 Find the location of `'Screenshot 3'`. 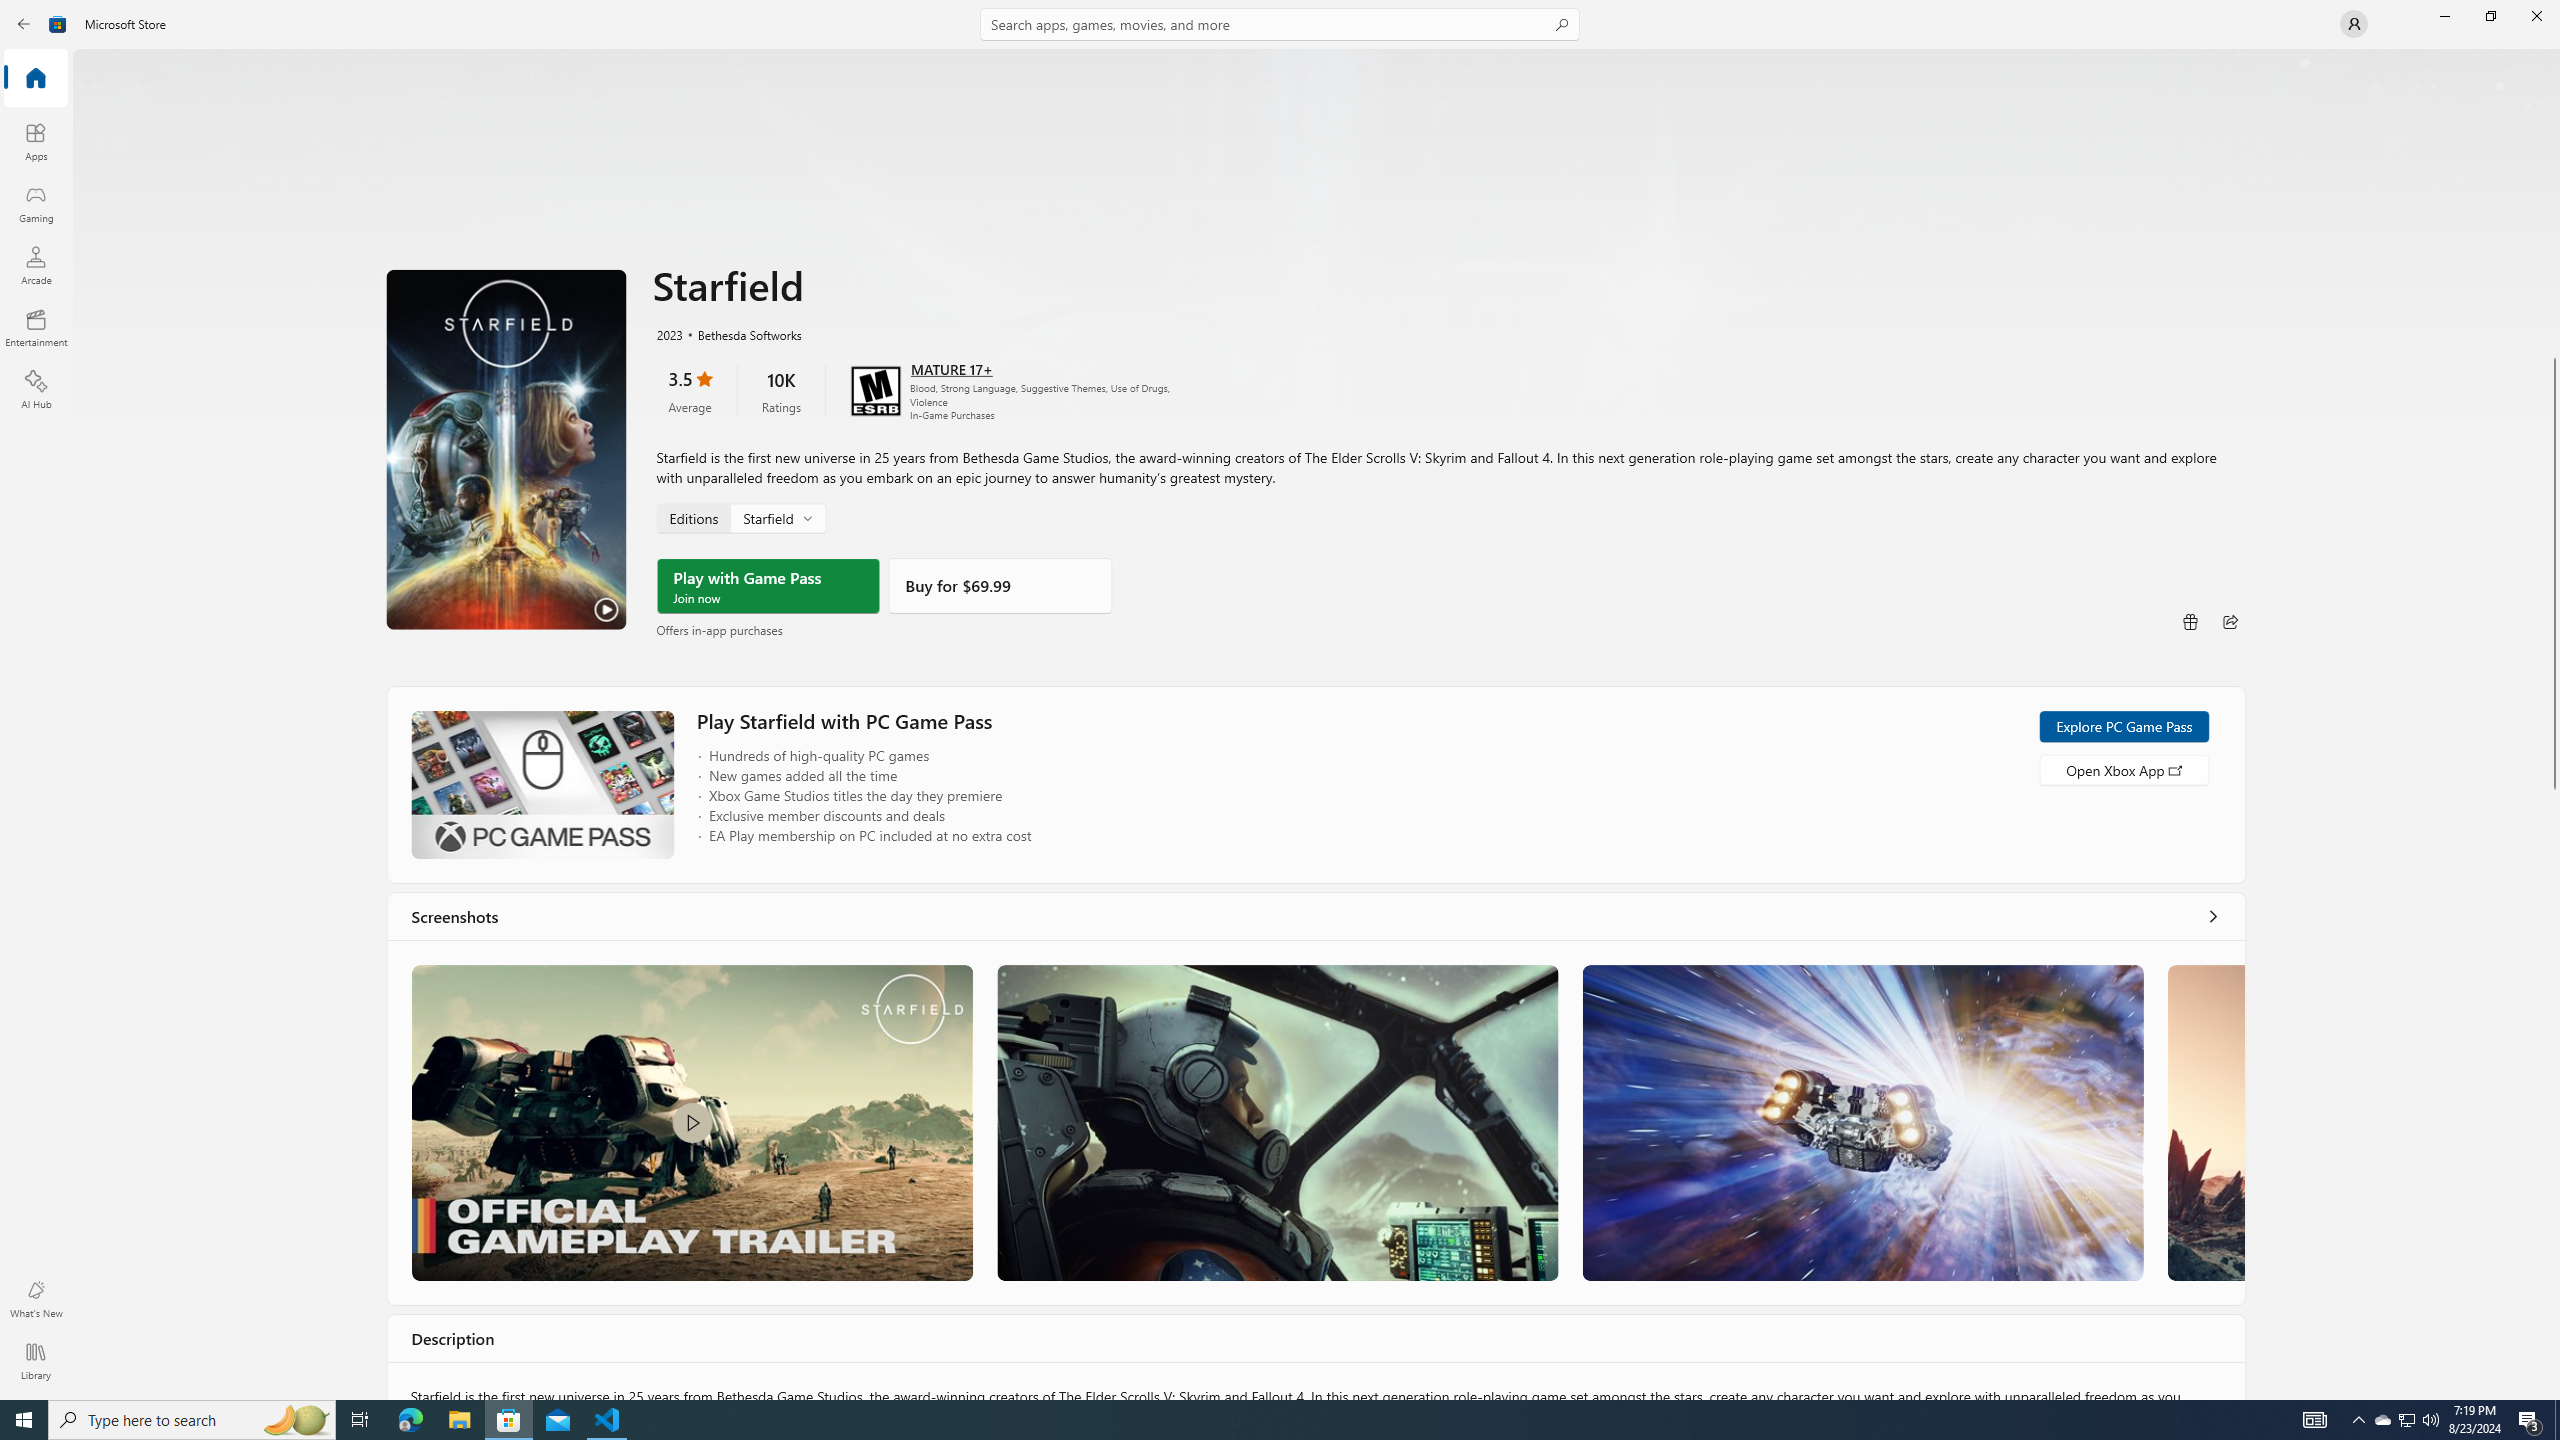

'Screenshot 3' is located at coordinates (1862, 1122).